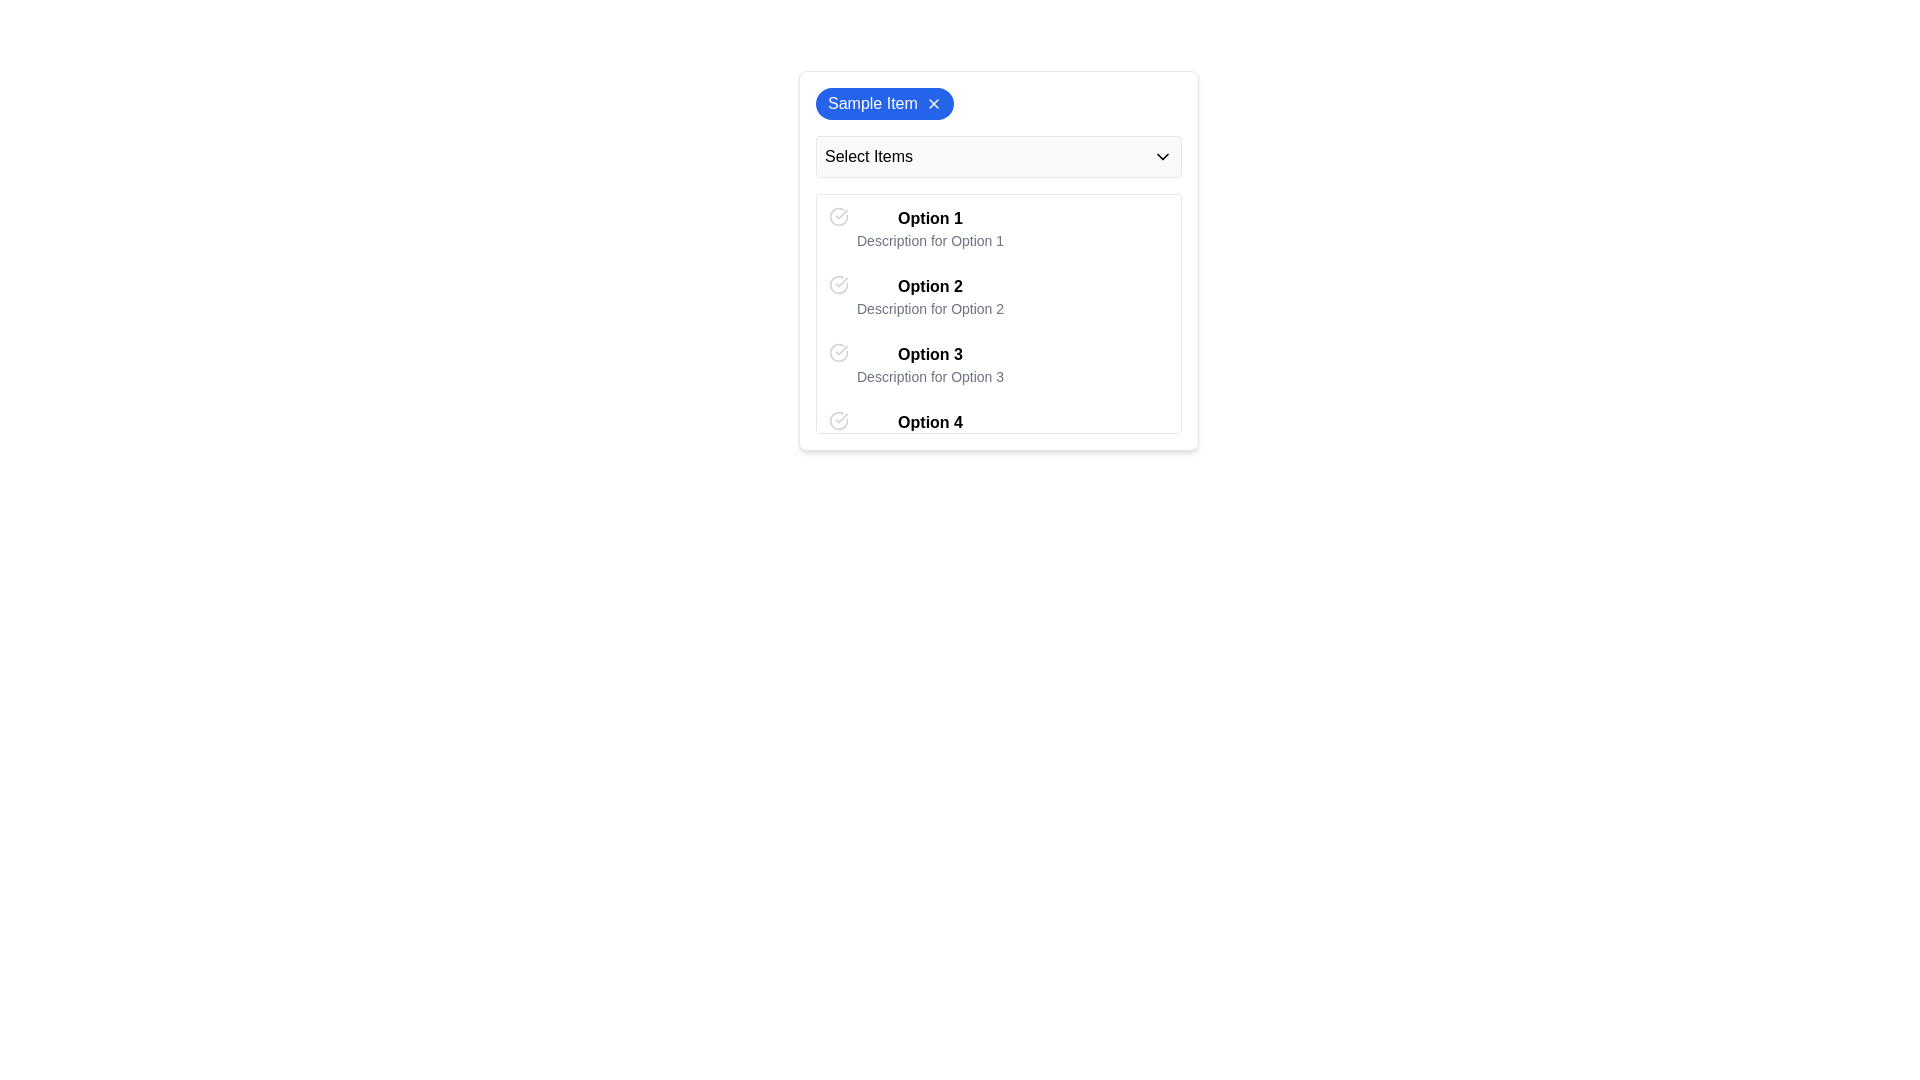 This screenshot has height=1080, width=1920. What do you see at coordinates (839, 285) in the screenshot?
I see `the circular checkmark SVG icon located to the left of the text 'Option 2' in the dropdown menu` at bounding box center [839, 285].